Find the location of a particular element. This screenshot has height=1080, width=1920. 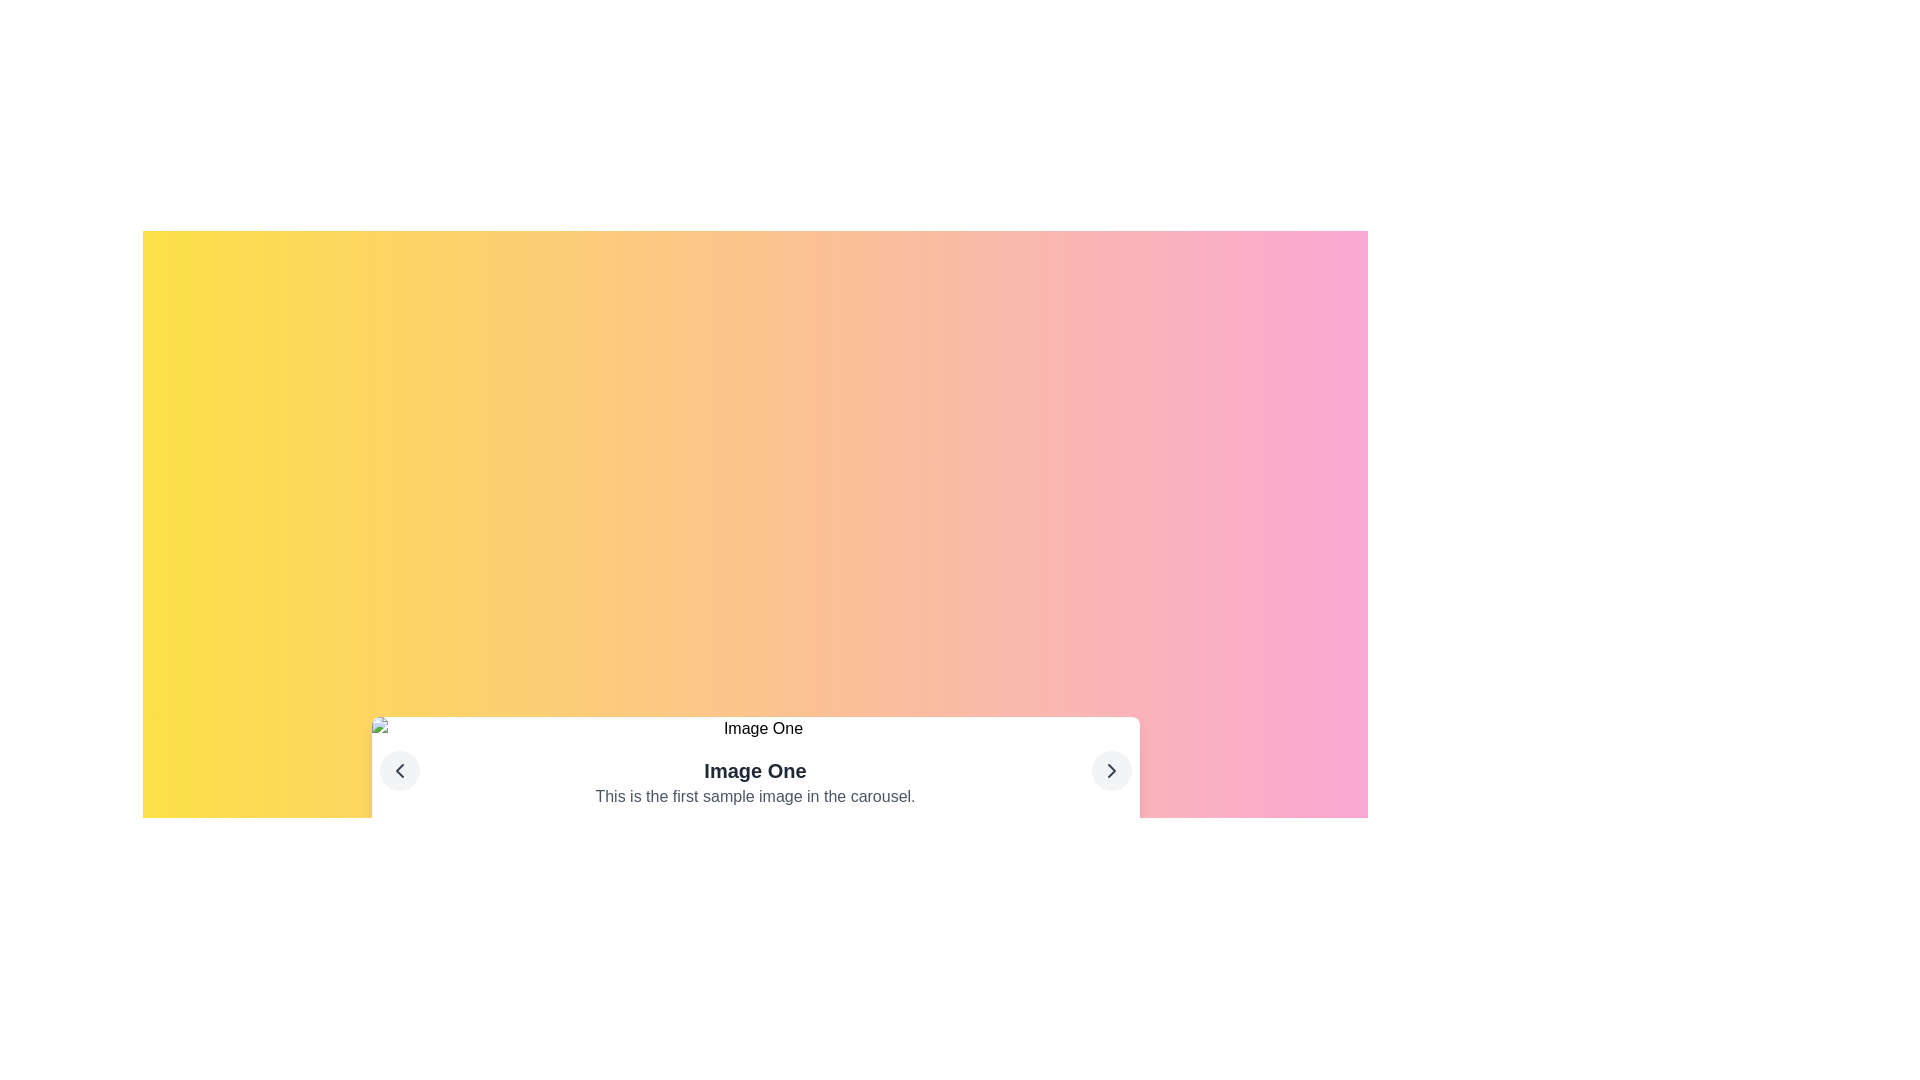

the second arrow button in the carousel interface is located at coordinates (1110, 770).